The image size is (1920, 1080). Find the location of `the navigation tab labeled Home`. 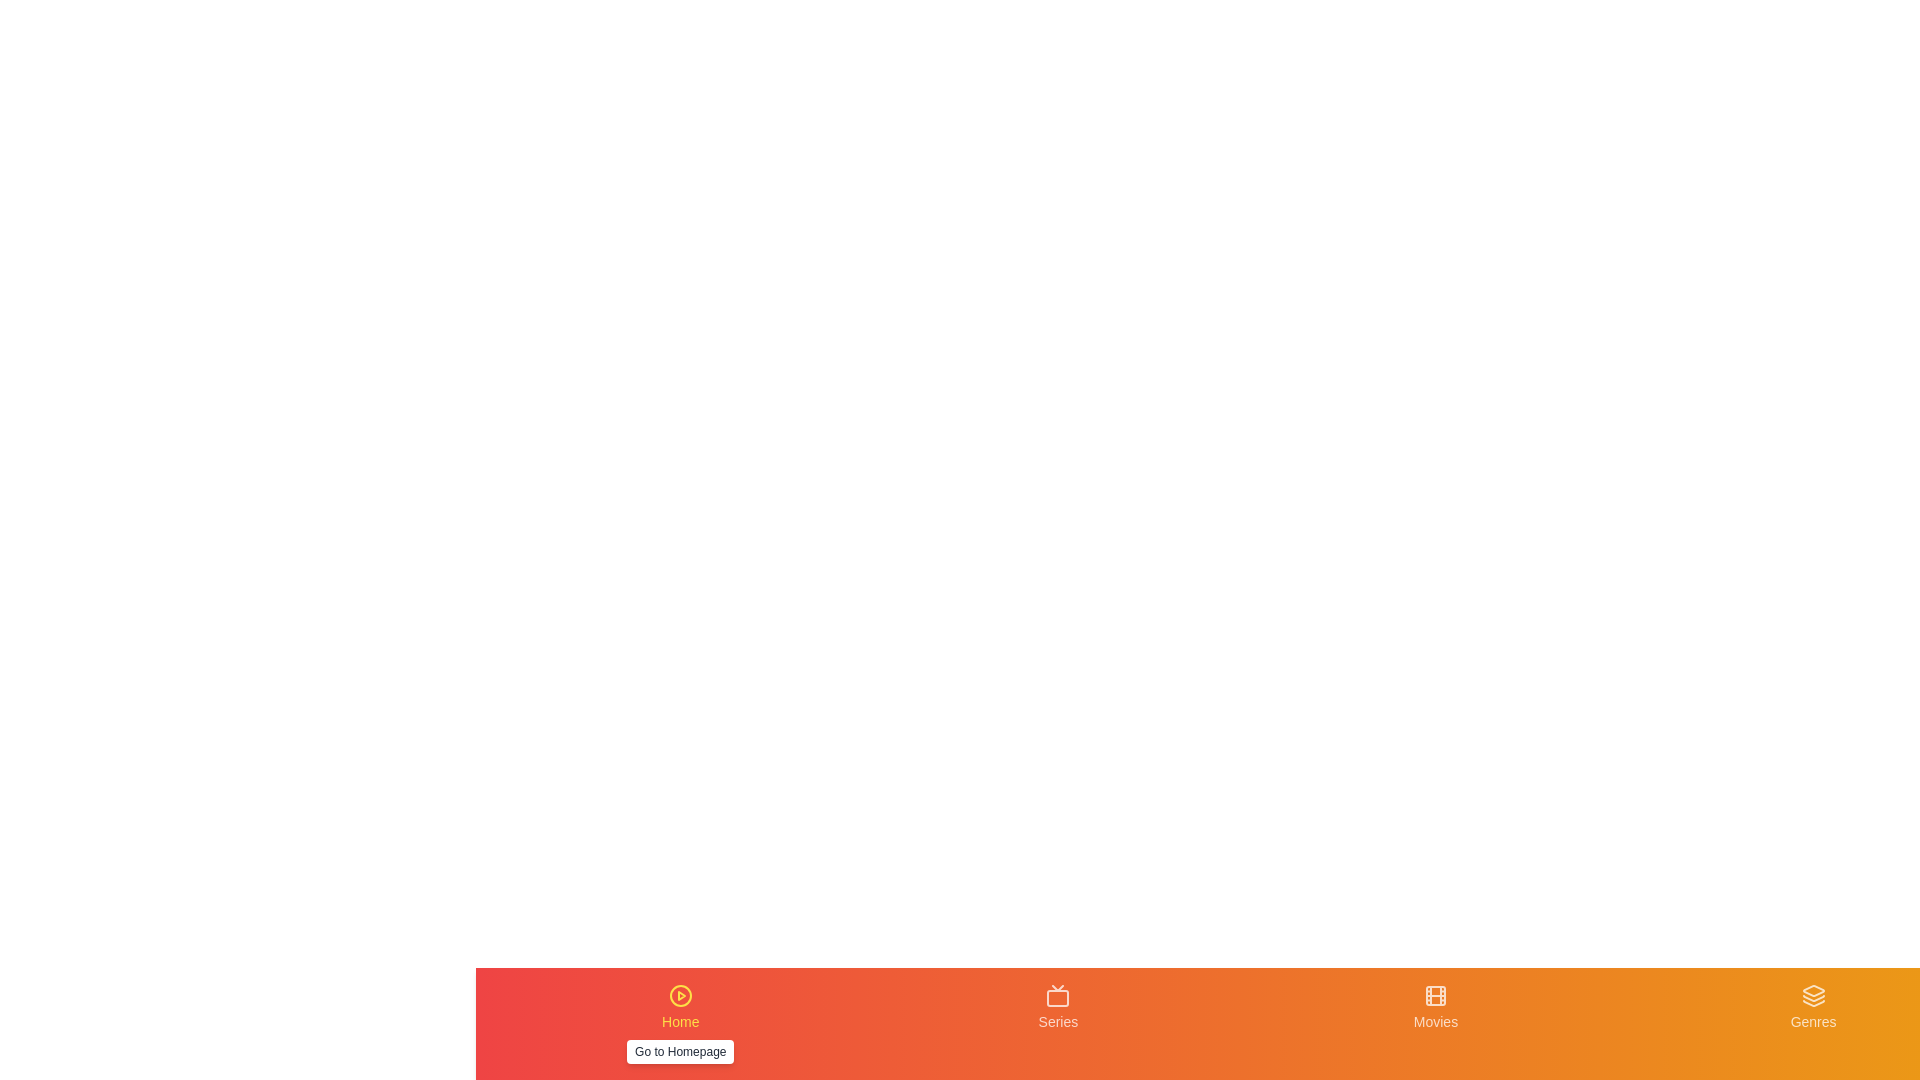

the navigation tab labeled Home is located at coordinates (680, 1023).